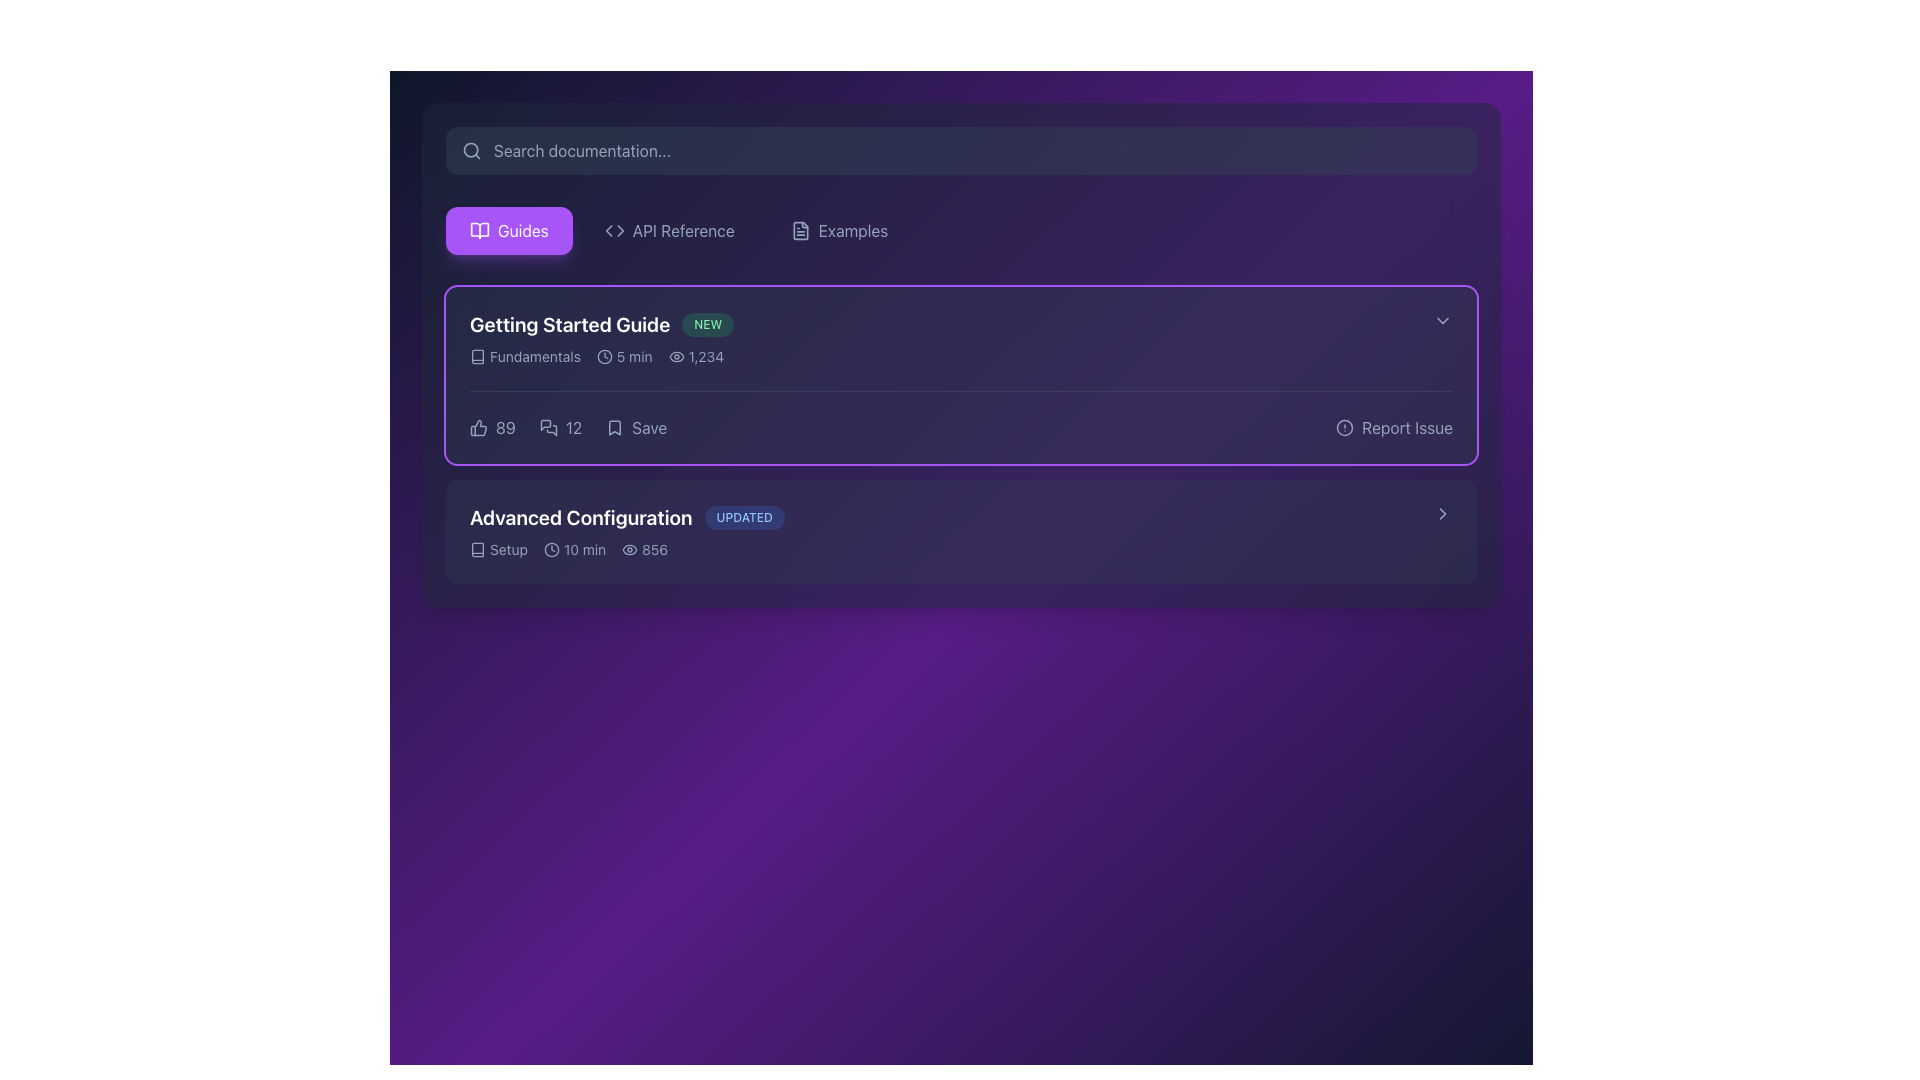 The image size is (1920, 1080). I want to click on the outlined thumbs-up icon in the 'Getting Started Guide' section, so click(478, 427).